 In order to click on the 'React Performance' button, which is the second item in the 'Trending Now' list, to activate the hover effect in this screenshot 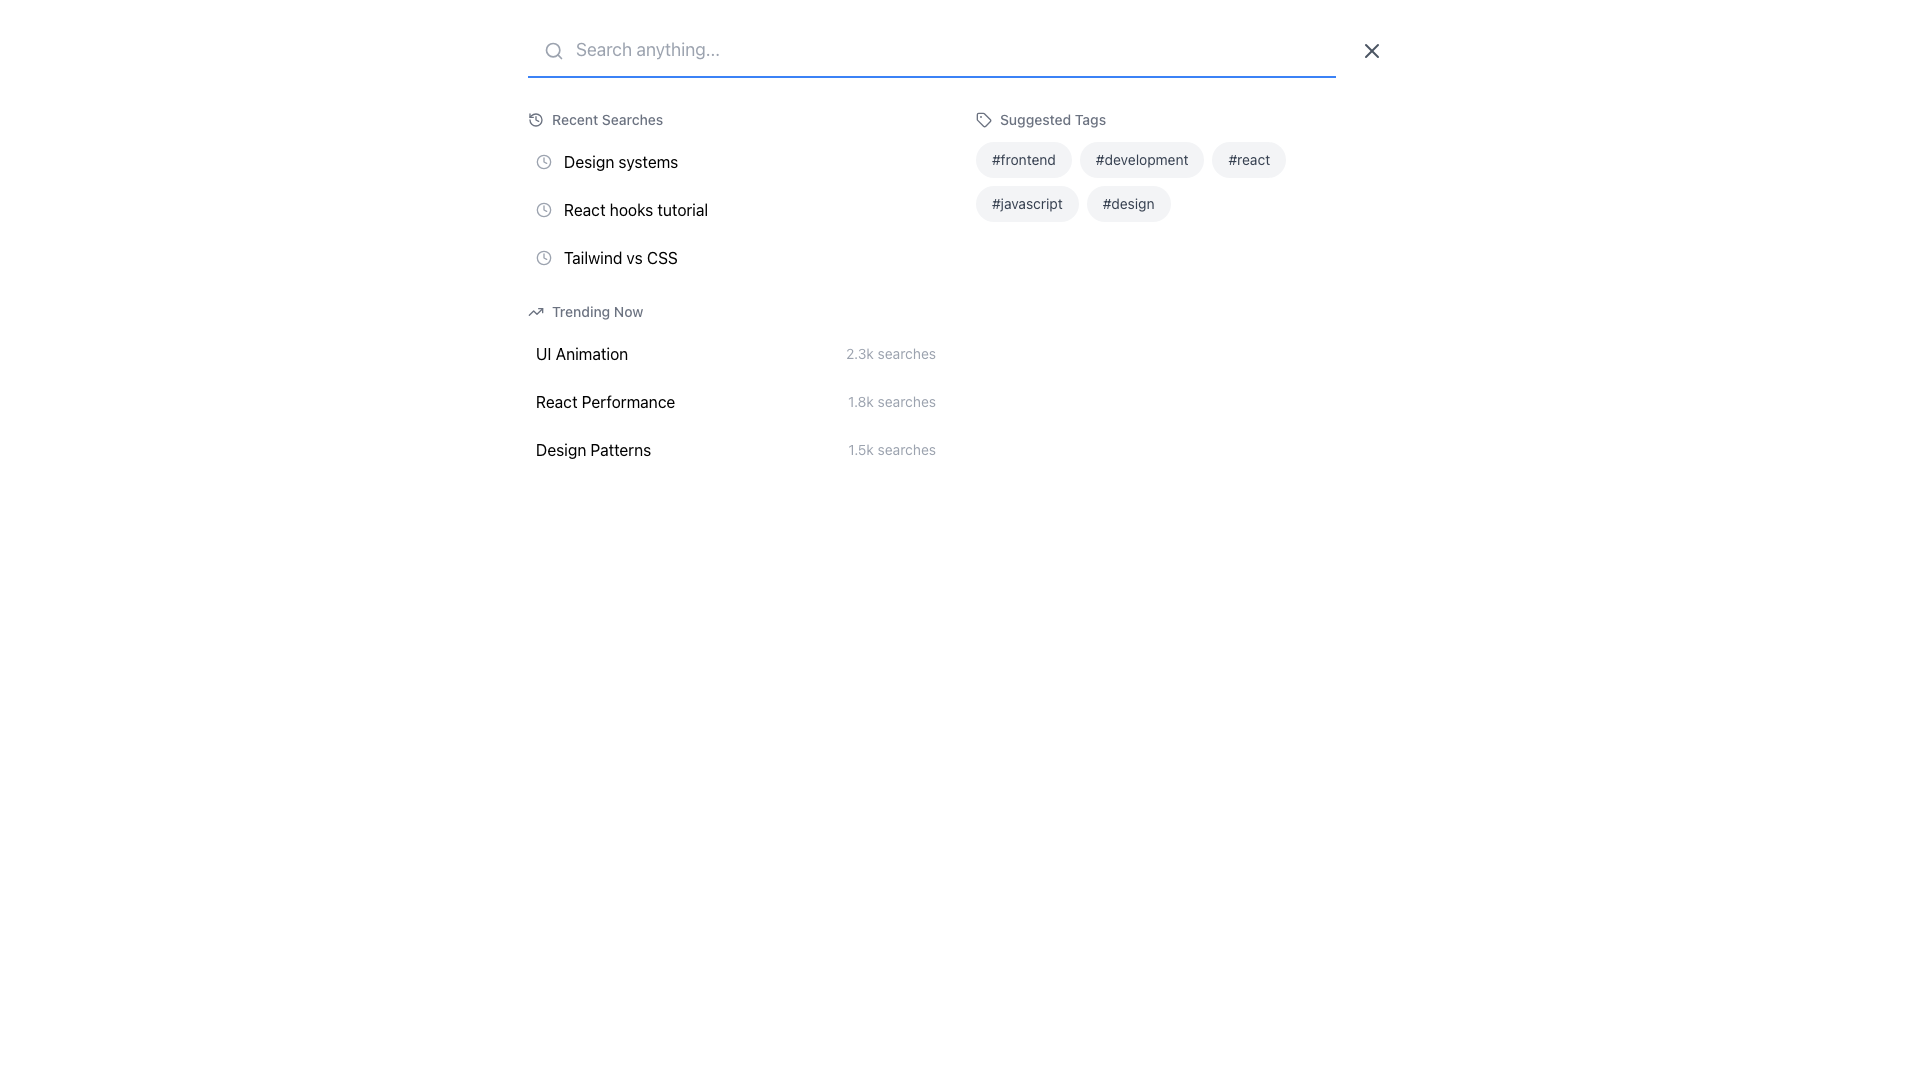, I will do `click(734, 401)`.